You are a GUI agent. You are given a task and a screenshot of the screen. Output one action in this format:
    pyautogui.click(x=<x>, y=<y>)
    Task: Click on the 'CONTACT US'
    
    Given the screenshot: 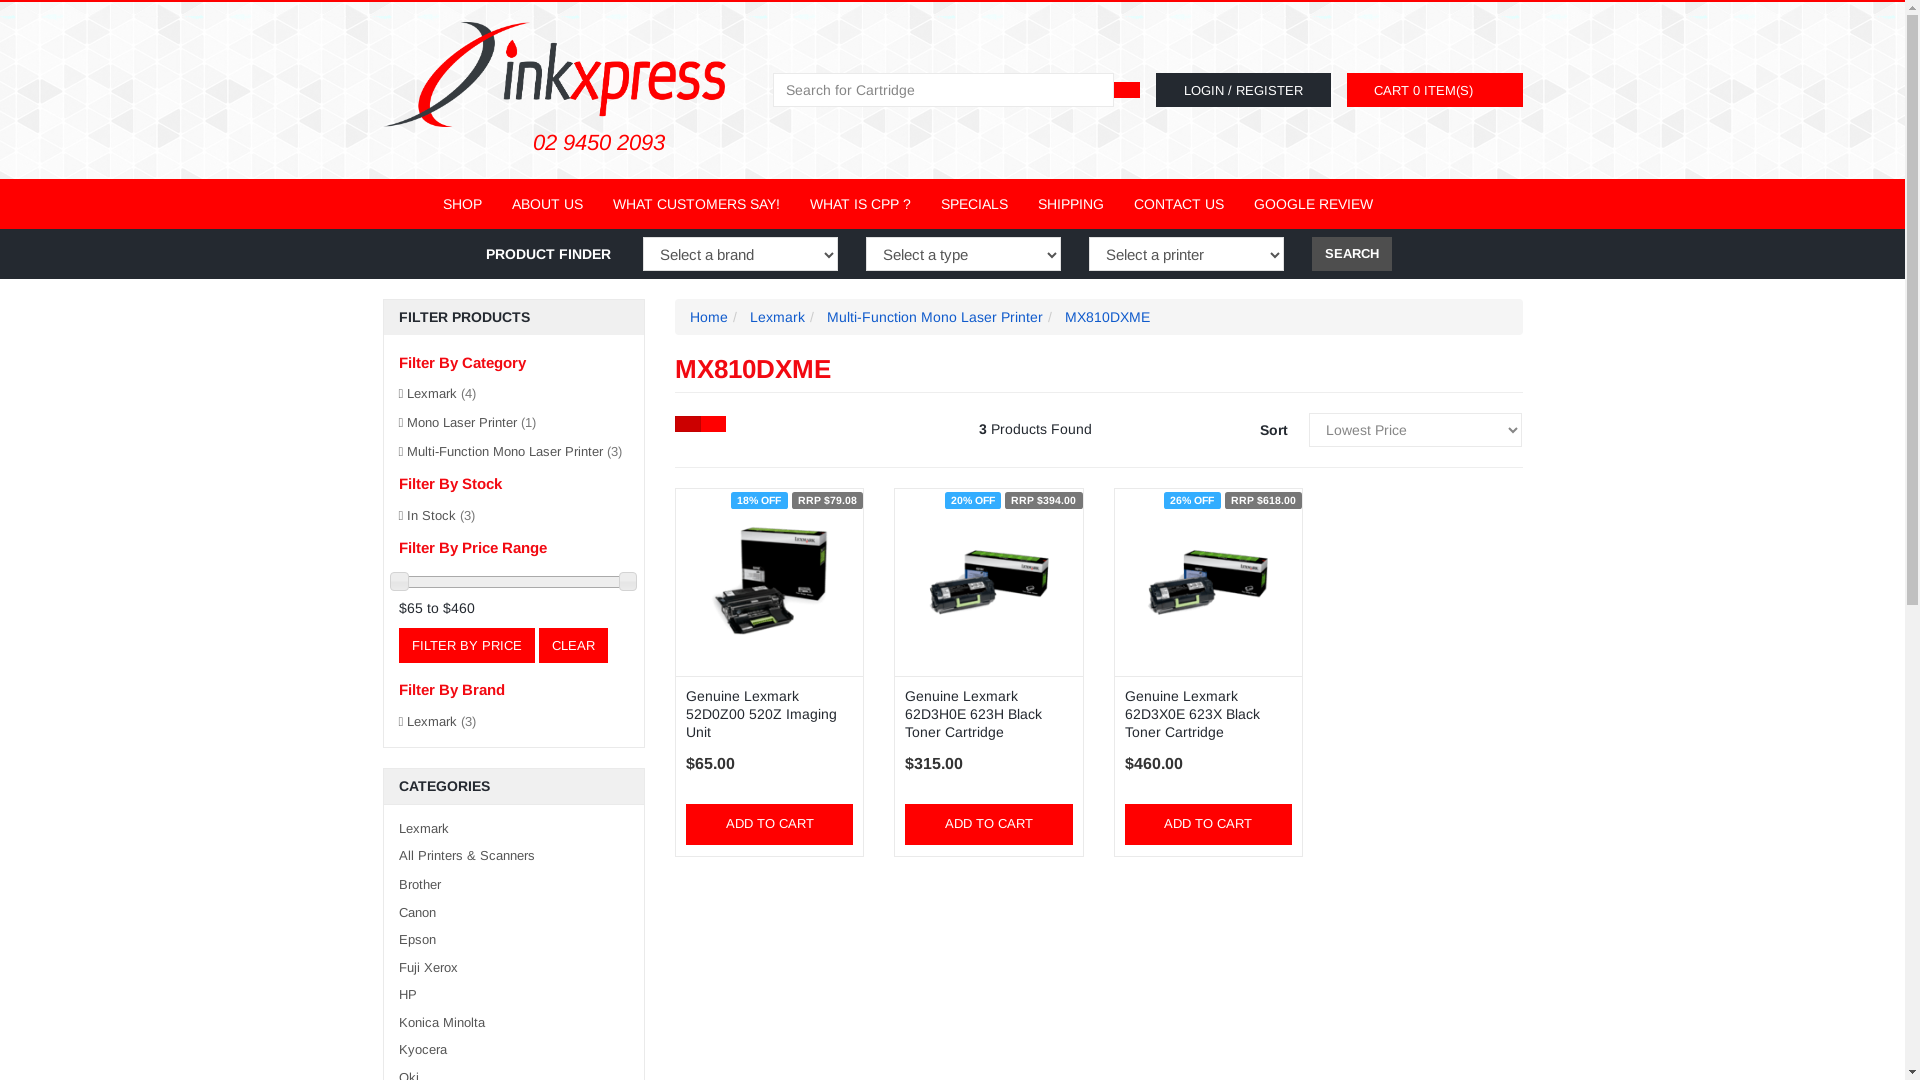 What is the action you would take?
    pyautogui.click(x=1177, y=204)
    